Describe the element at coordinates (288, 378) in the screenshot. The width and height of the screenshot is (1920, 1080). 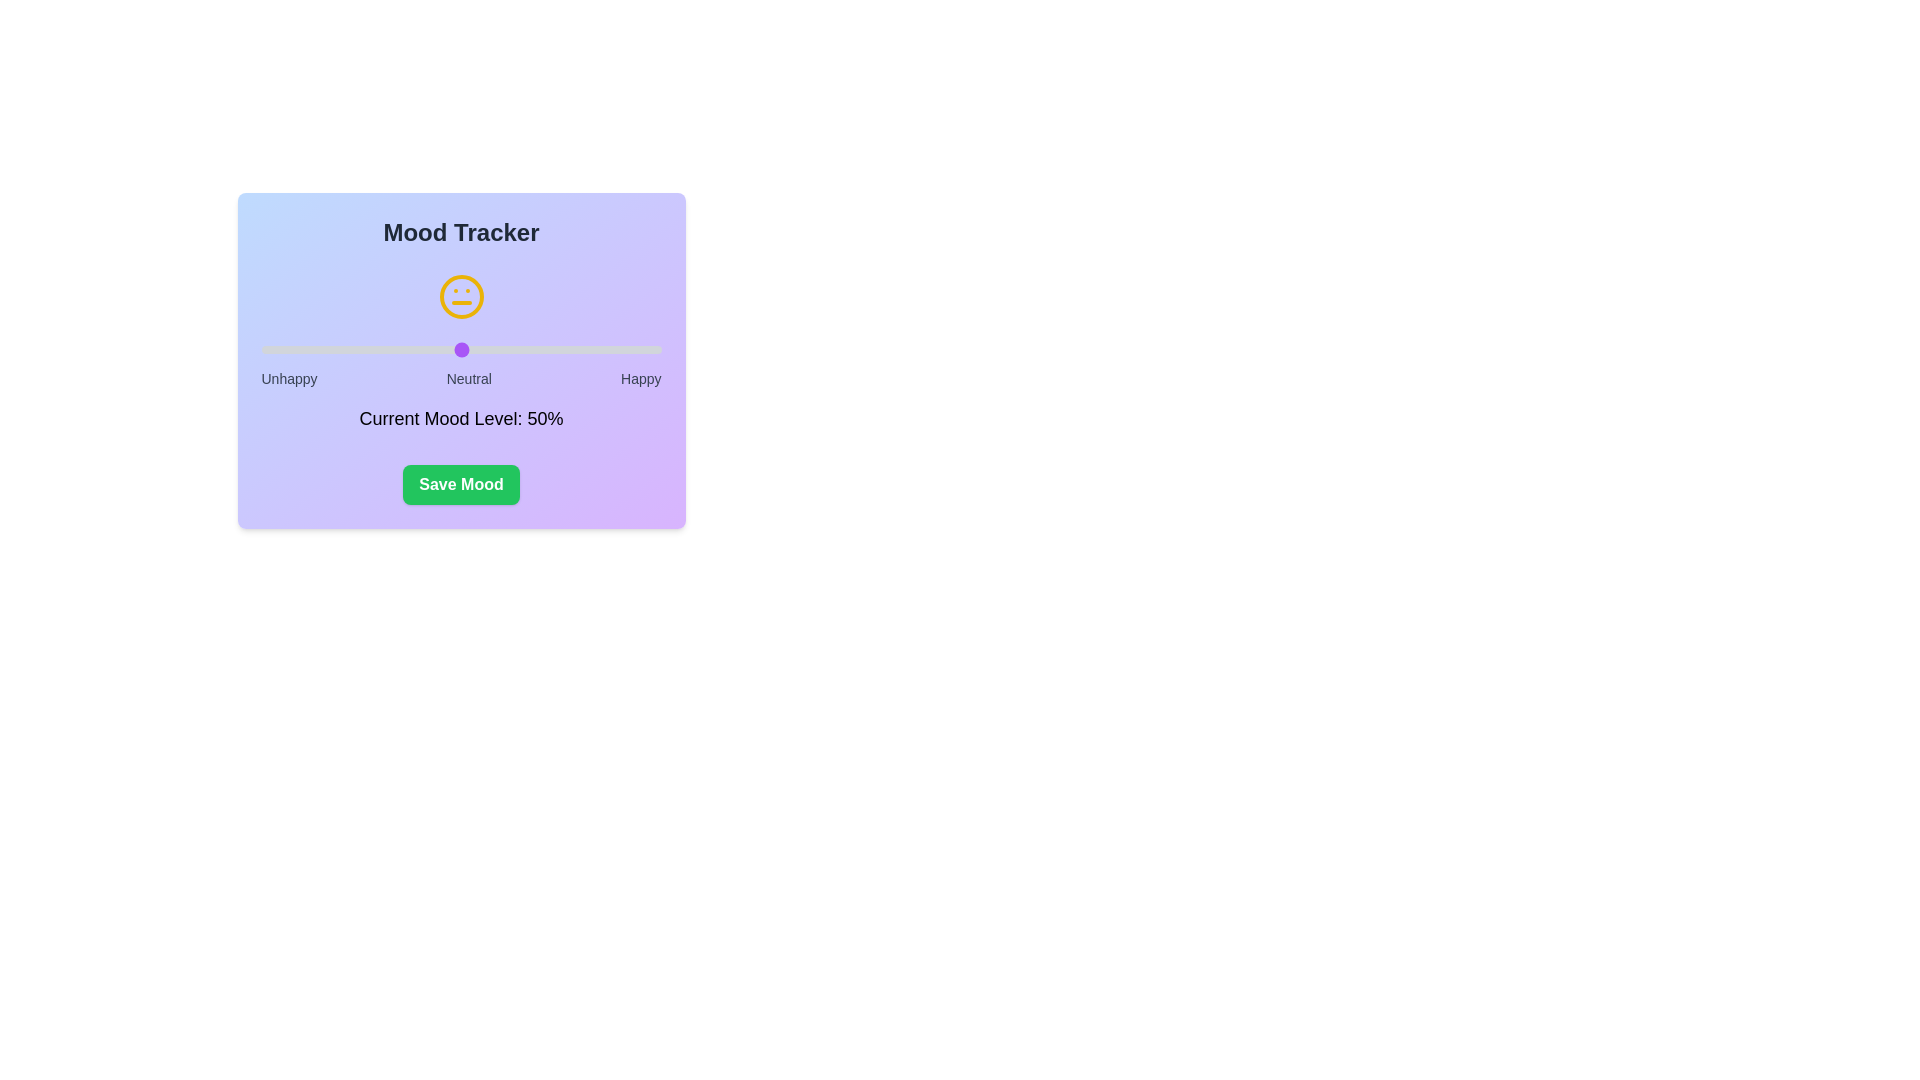
I see `the label Unhappy to interact with it` at that location.